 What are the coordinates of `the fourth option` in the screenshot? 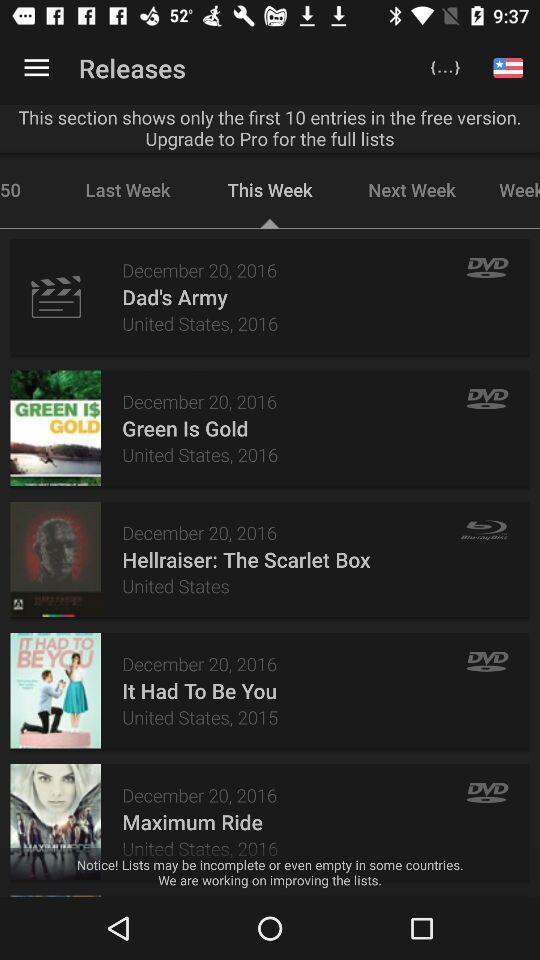 It's located at (55, 691).